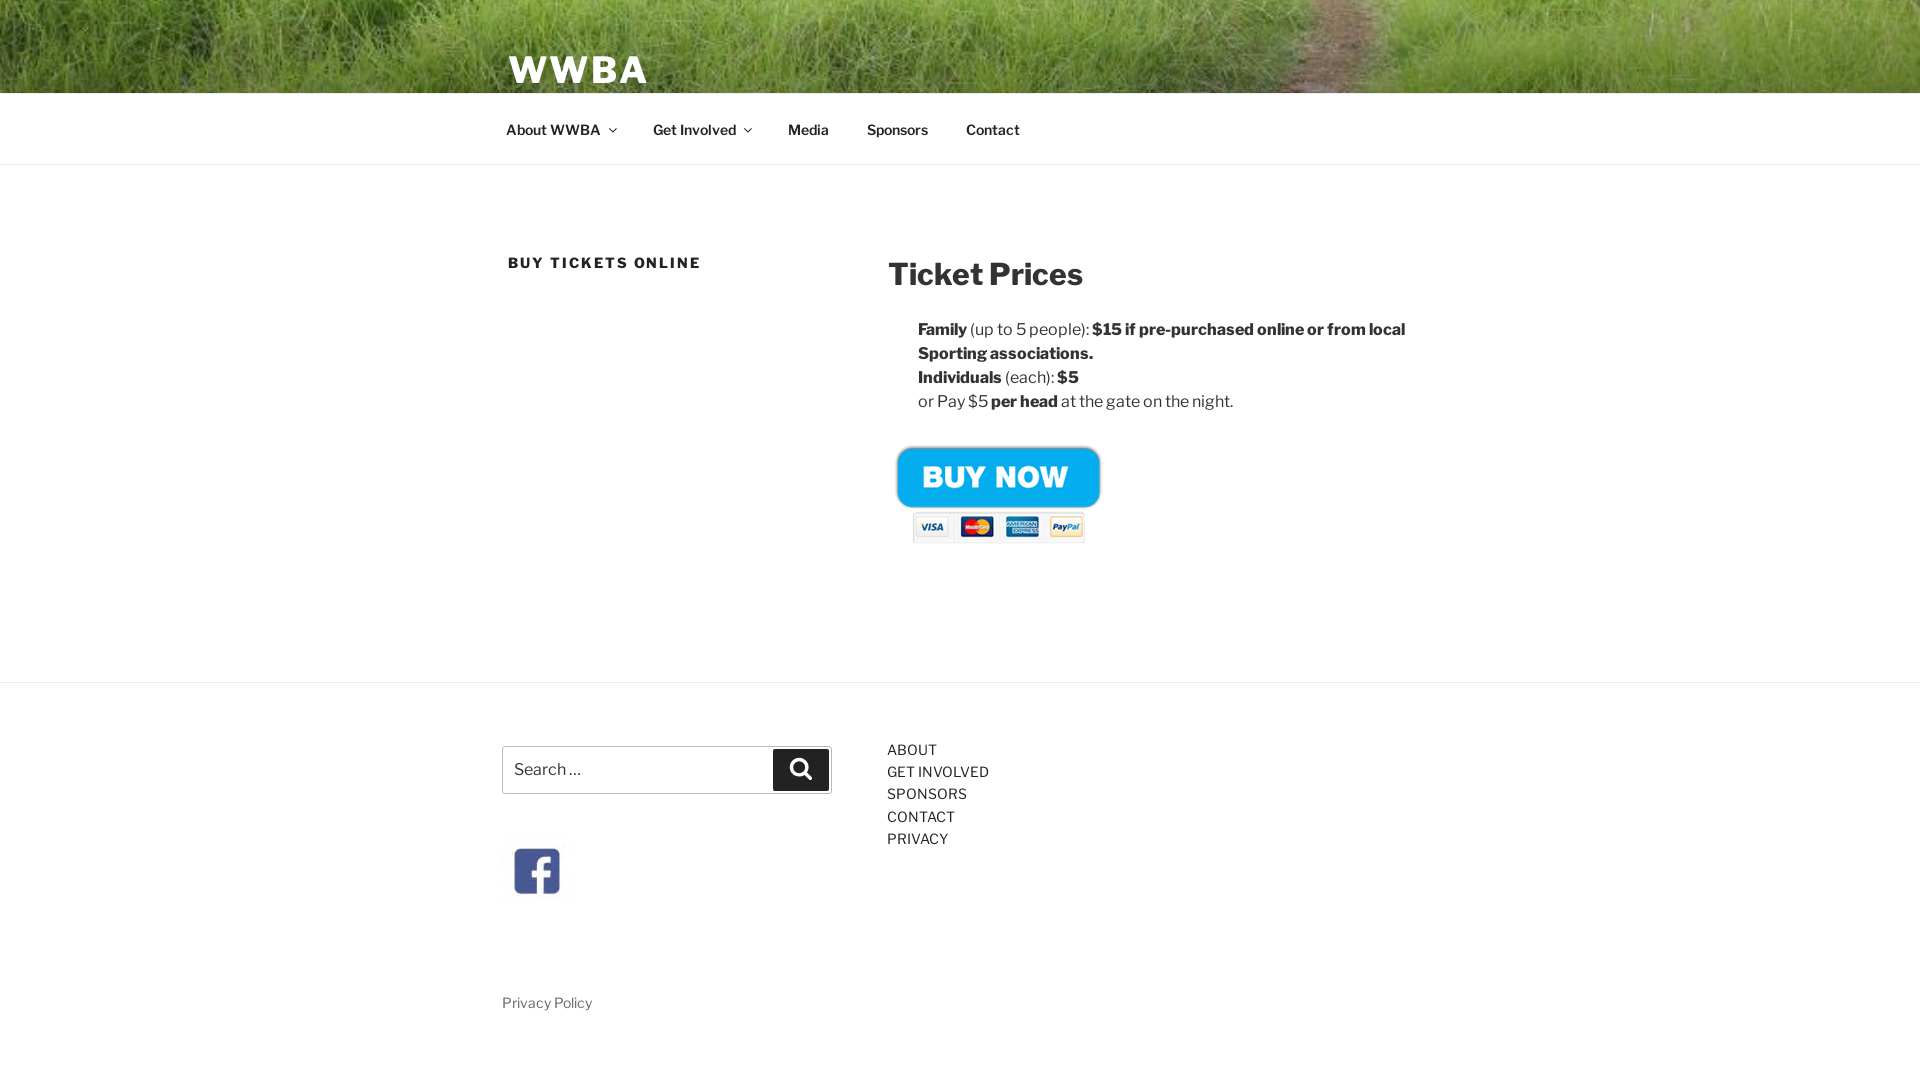 The image size is (1920, 1080). Describe the element at coordinates (925, 792) in the screenshot. I see `'SPONSORS'` at that location.